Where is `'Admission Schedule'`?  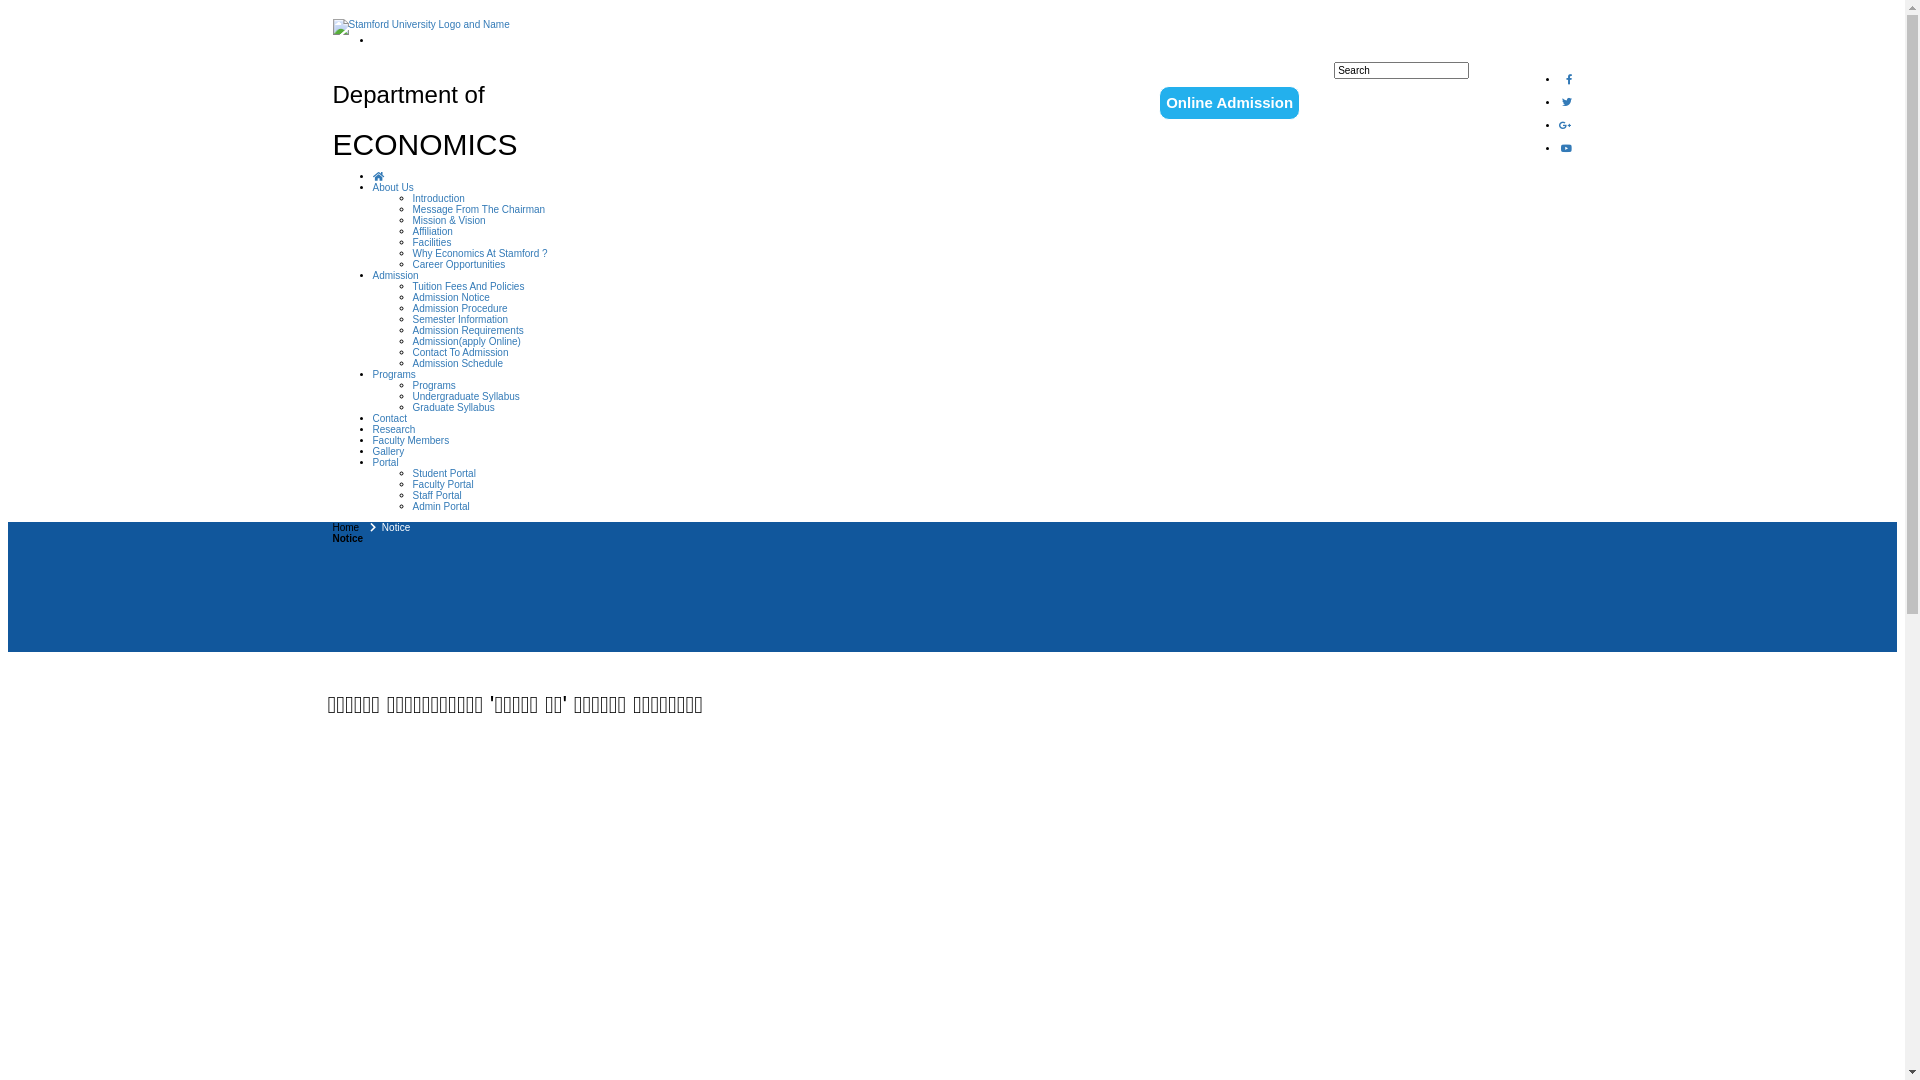
'Admission Schedule' is located at coordinates (456, 363).